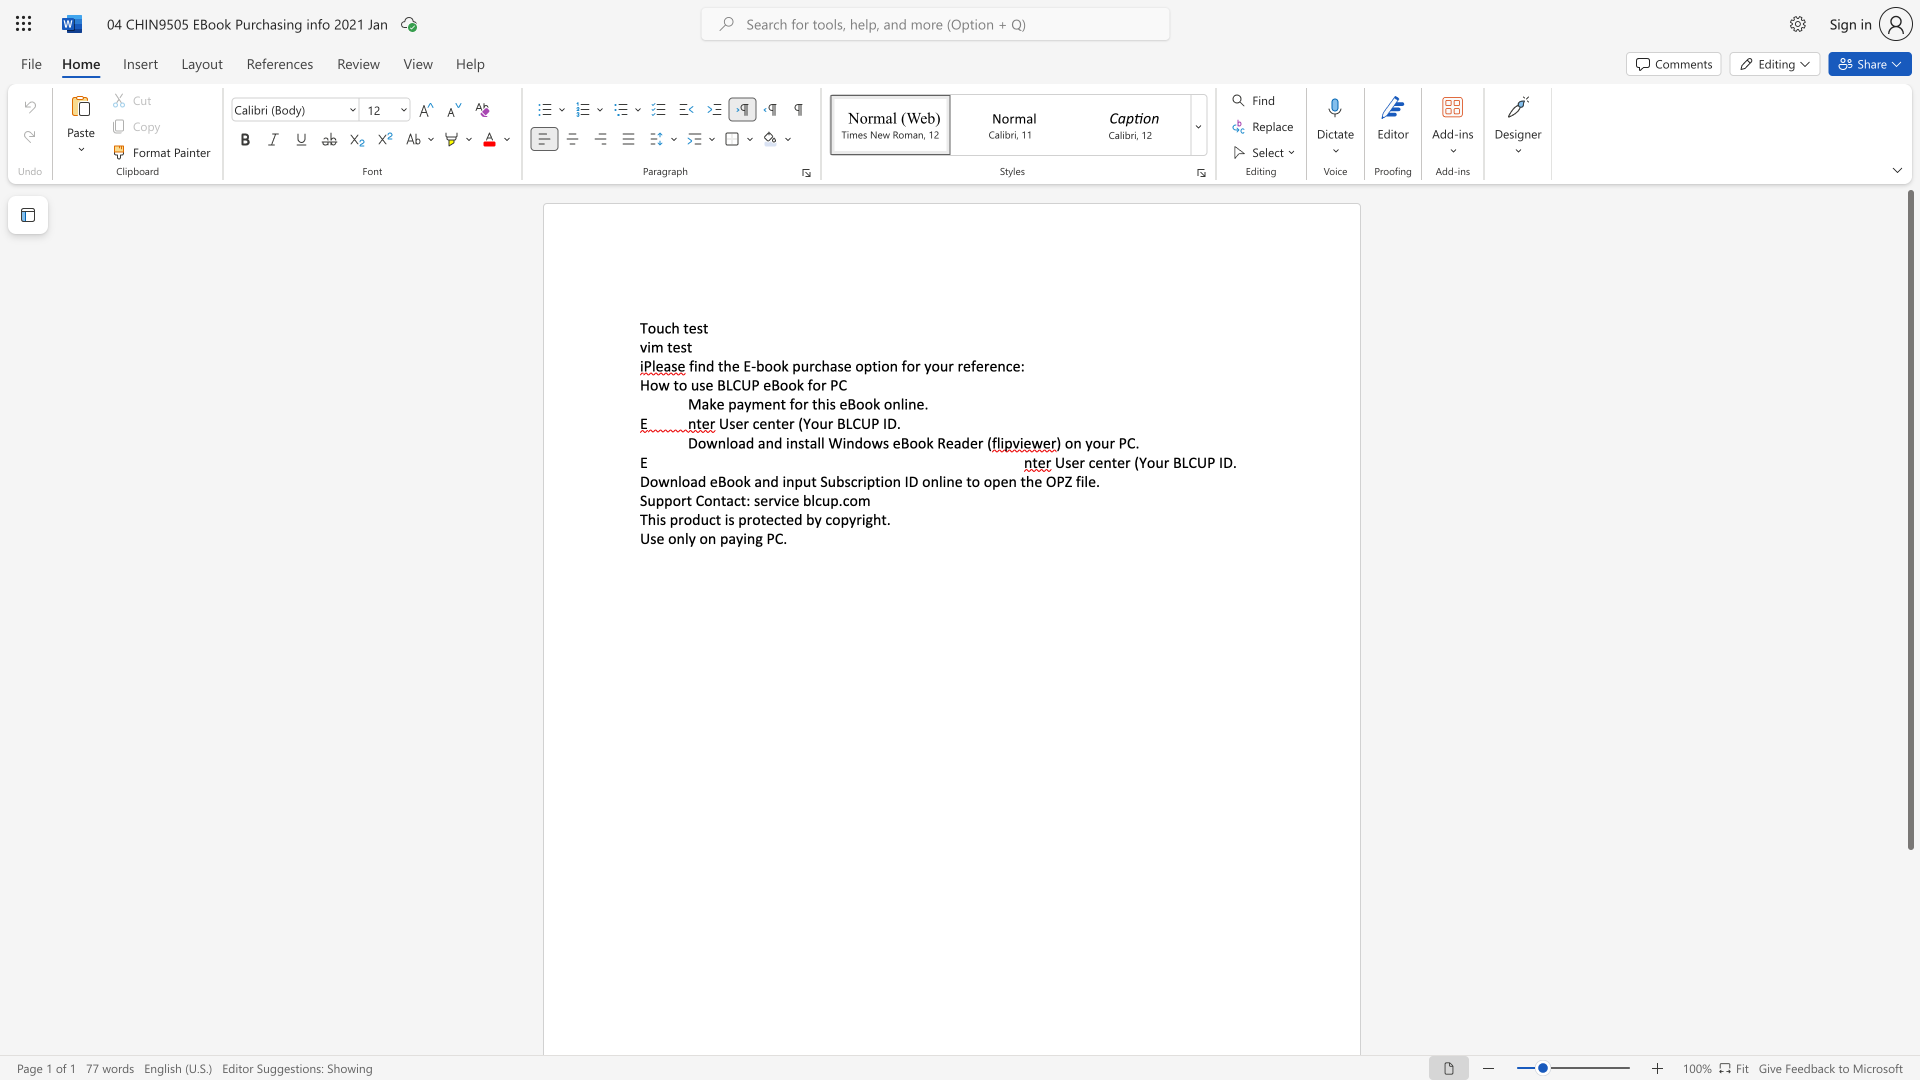 The image size is (1920, 1080). I want to click on the subset text "ader" within the text "Download and install Windows eBook Reader (", so click(952, 442).